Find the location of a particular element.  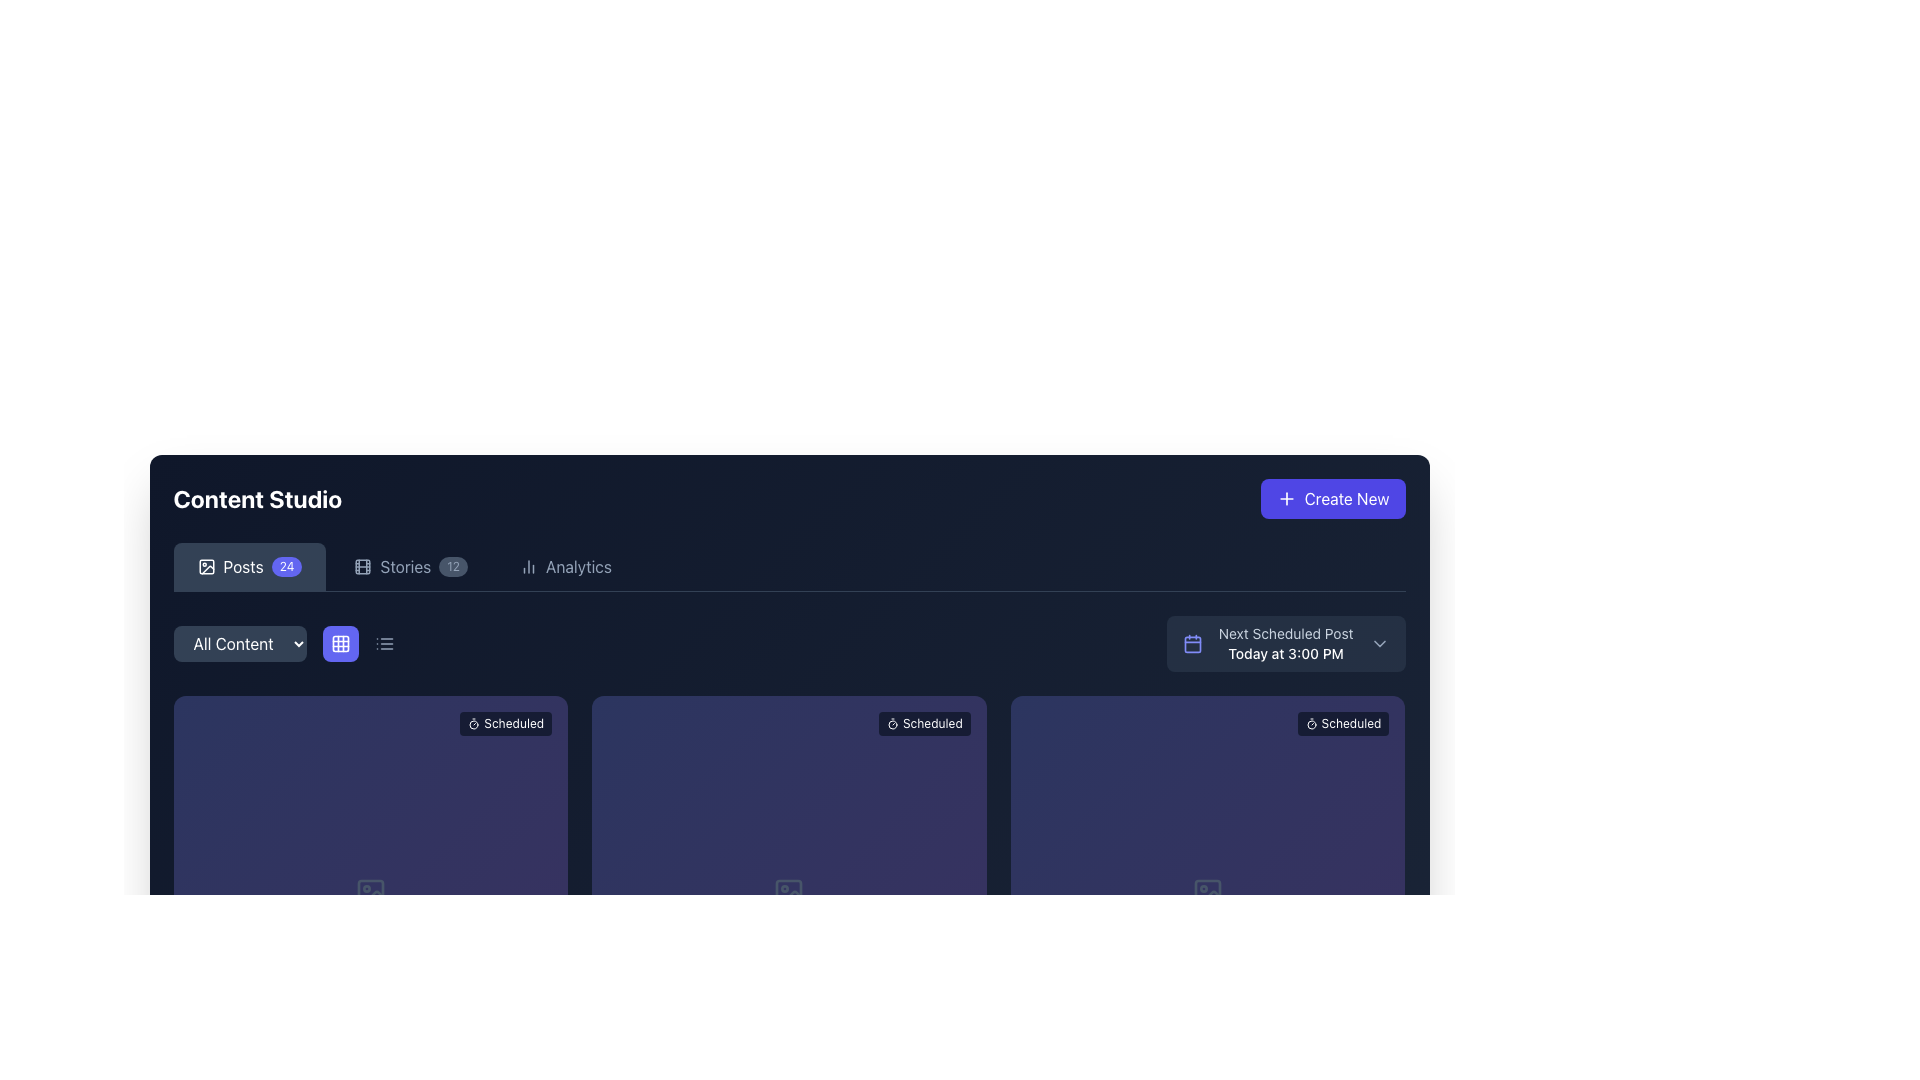

the badge that indicates the count of posts, which is located to the right of the 'Posts' label in the top-left section of the interface is located at coordinates (286, 567).